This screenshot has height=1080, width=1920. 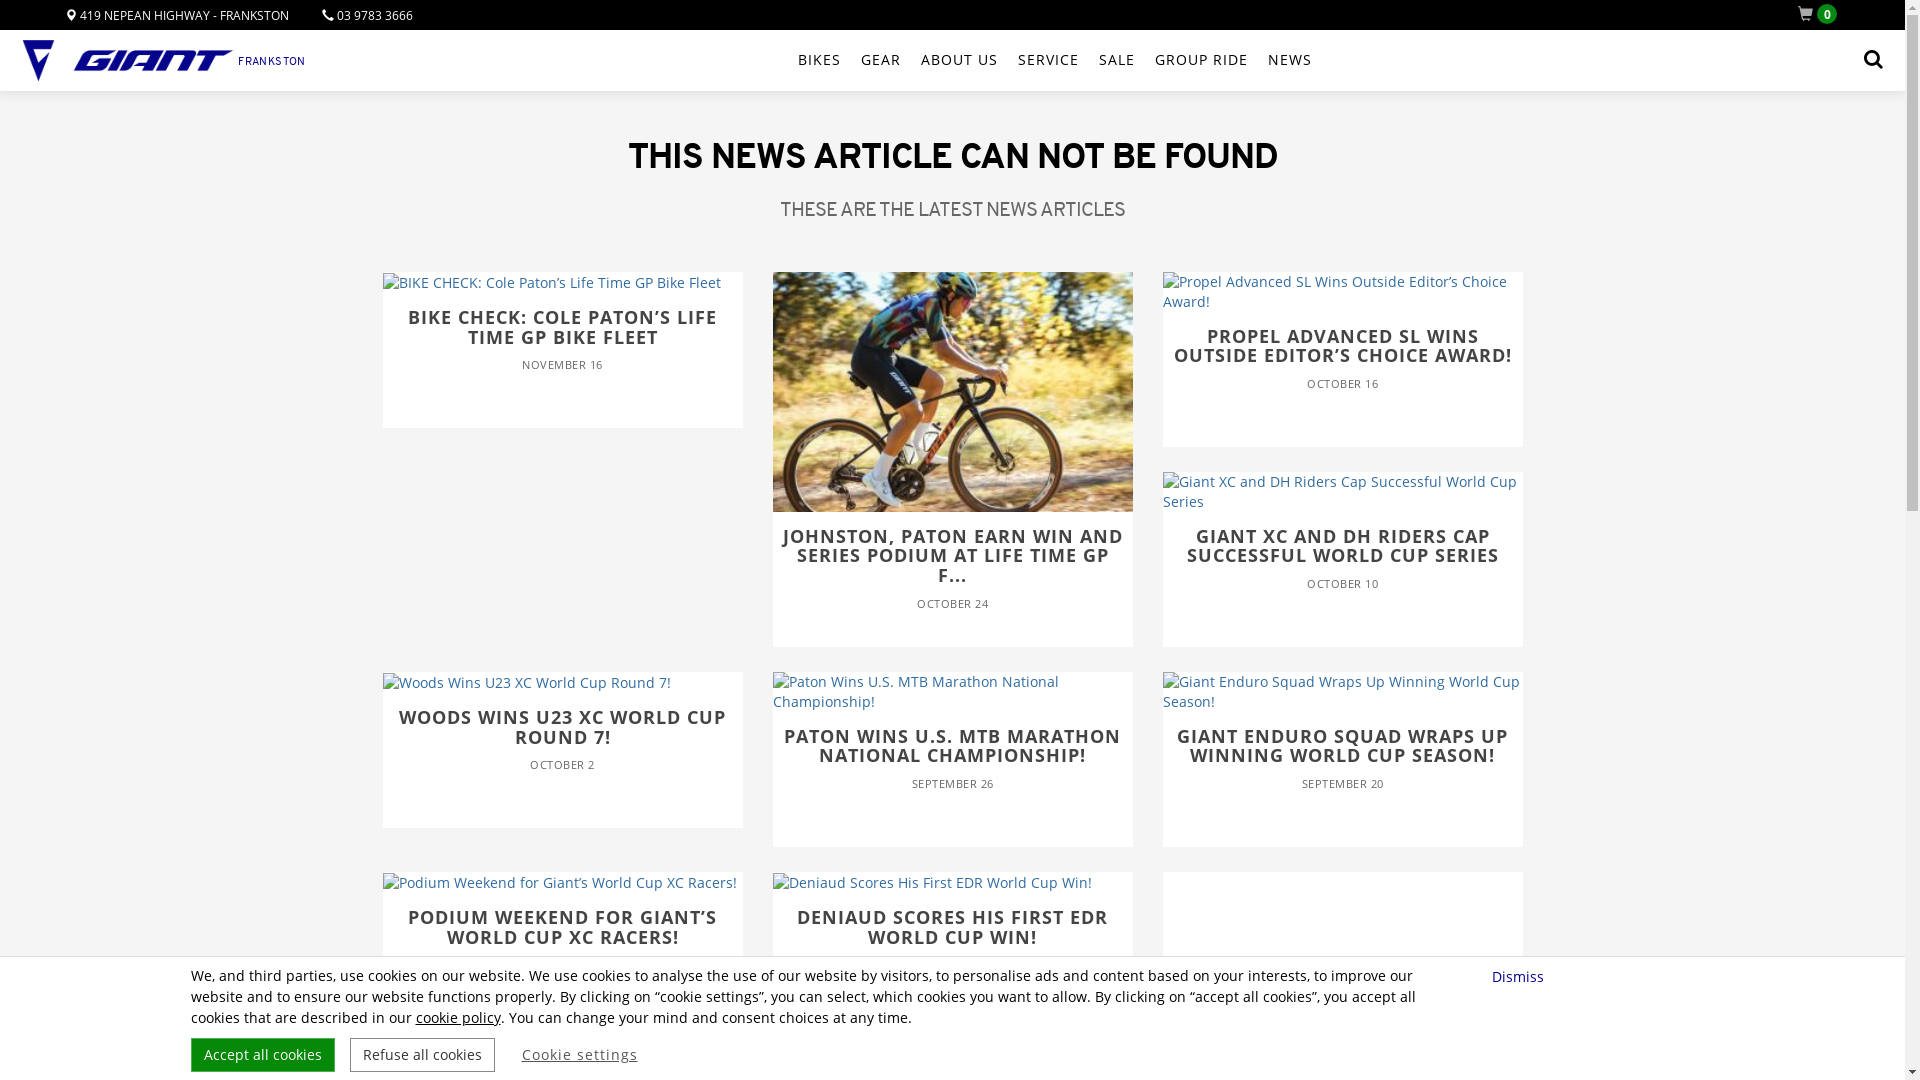 I want to click on 'Cookie settings', so click(x=579, y=1054).